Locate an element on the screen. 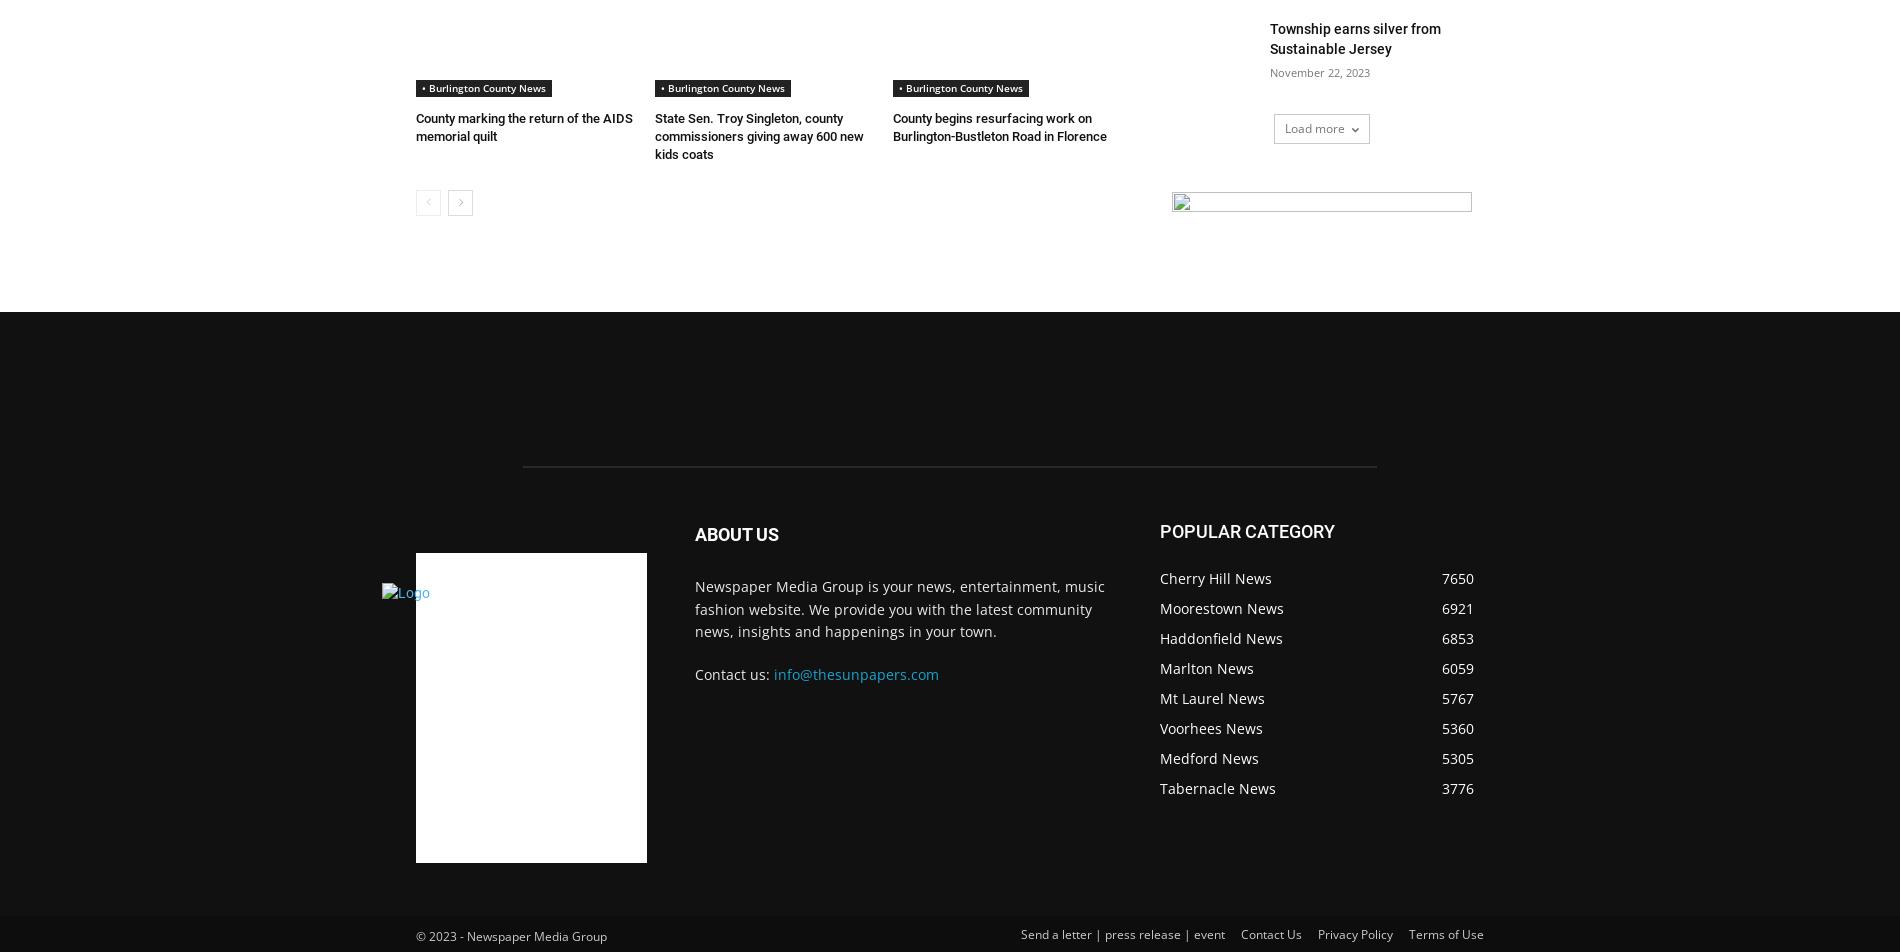  'POPULAR CATEGORY' is located at coordinates (1246, 531).